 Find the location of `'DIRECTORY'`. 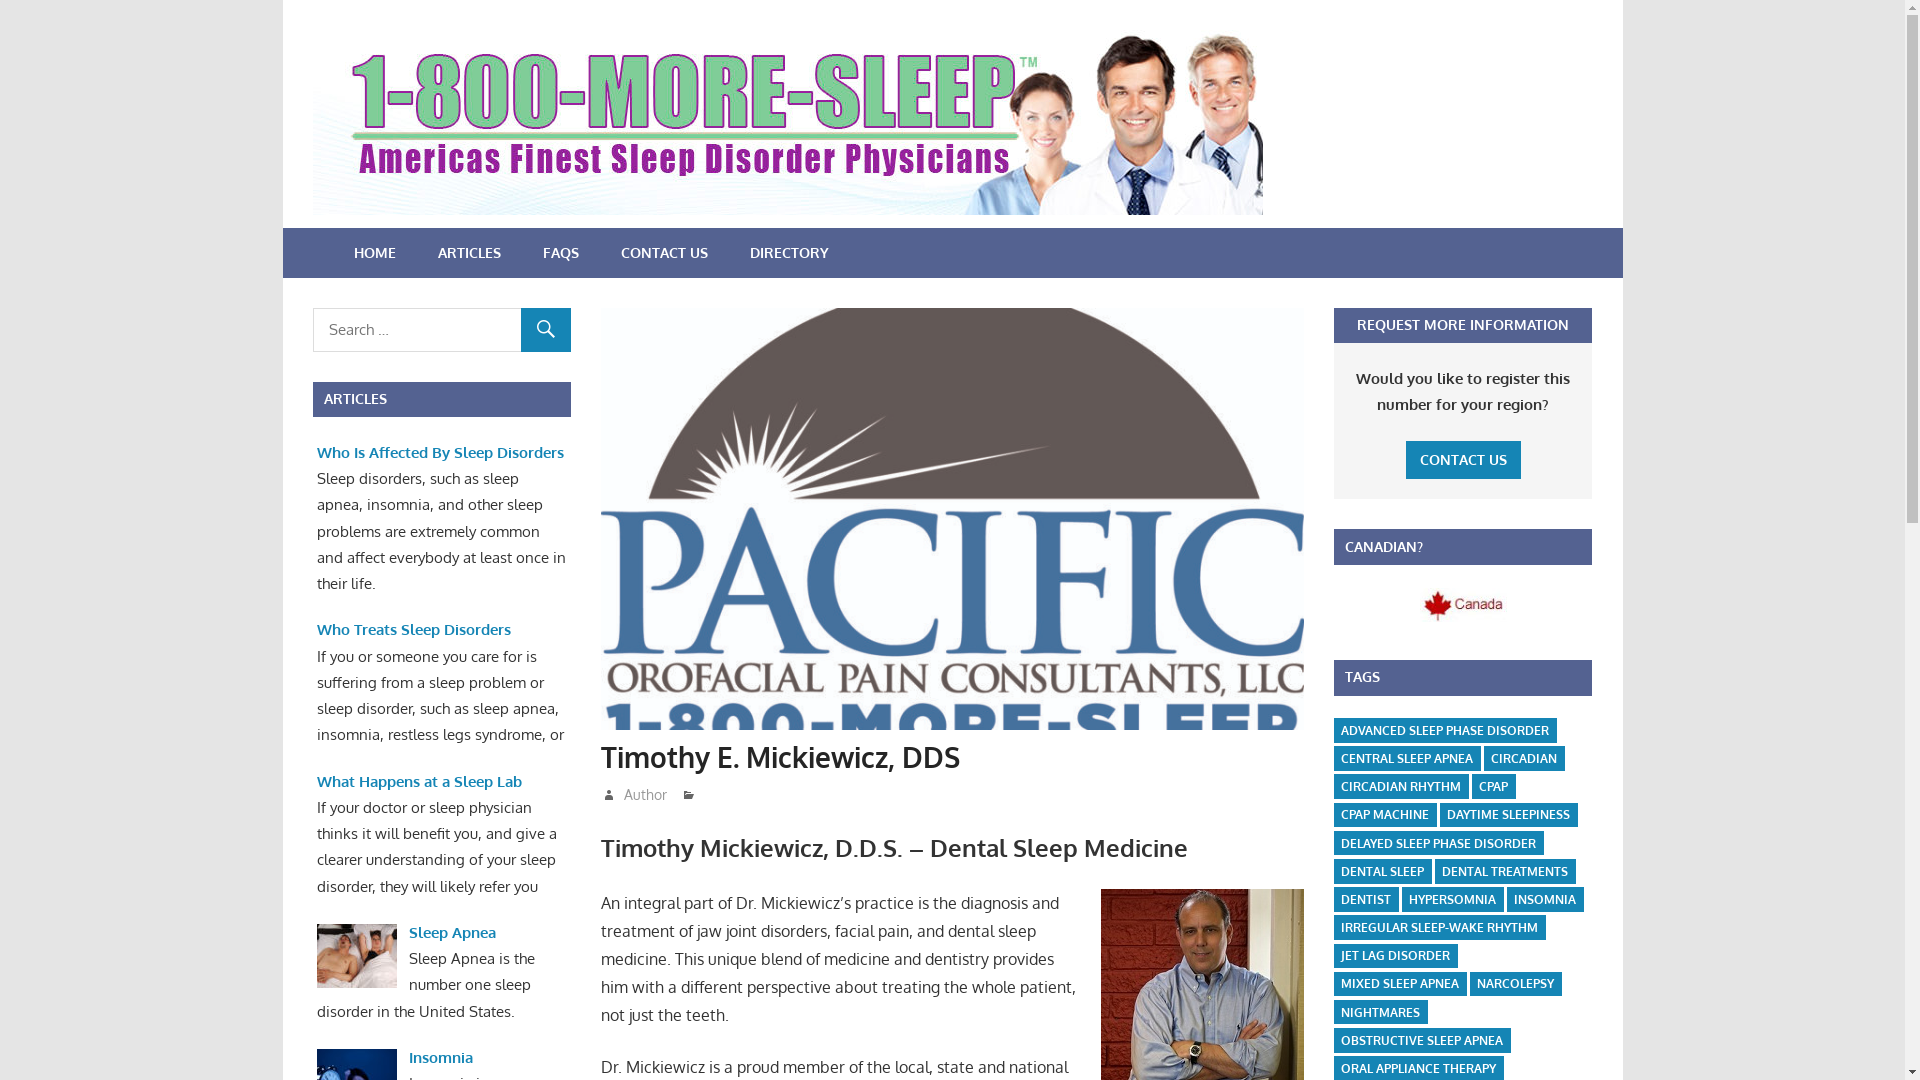

'DIRECTORY' is located at coordinates (787, 252).